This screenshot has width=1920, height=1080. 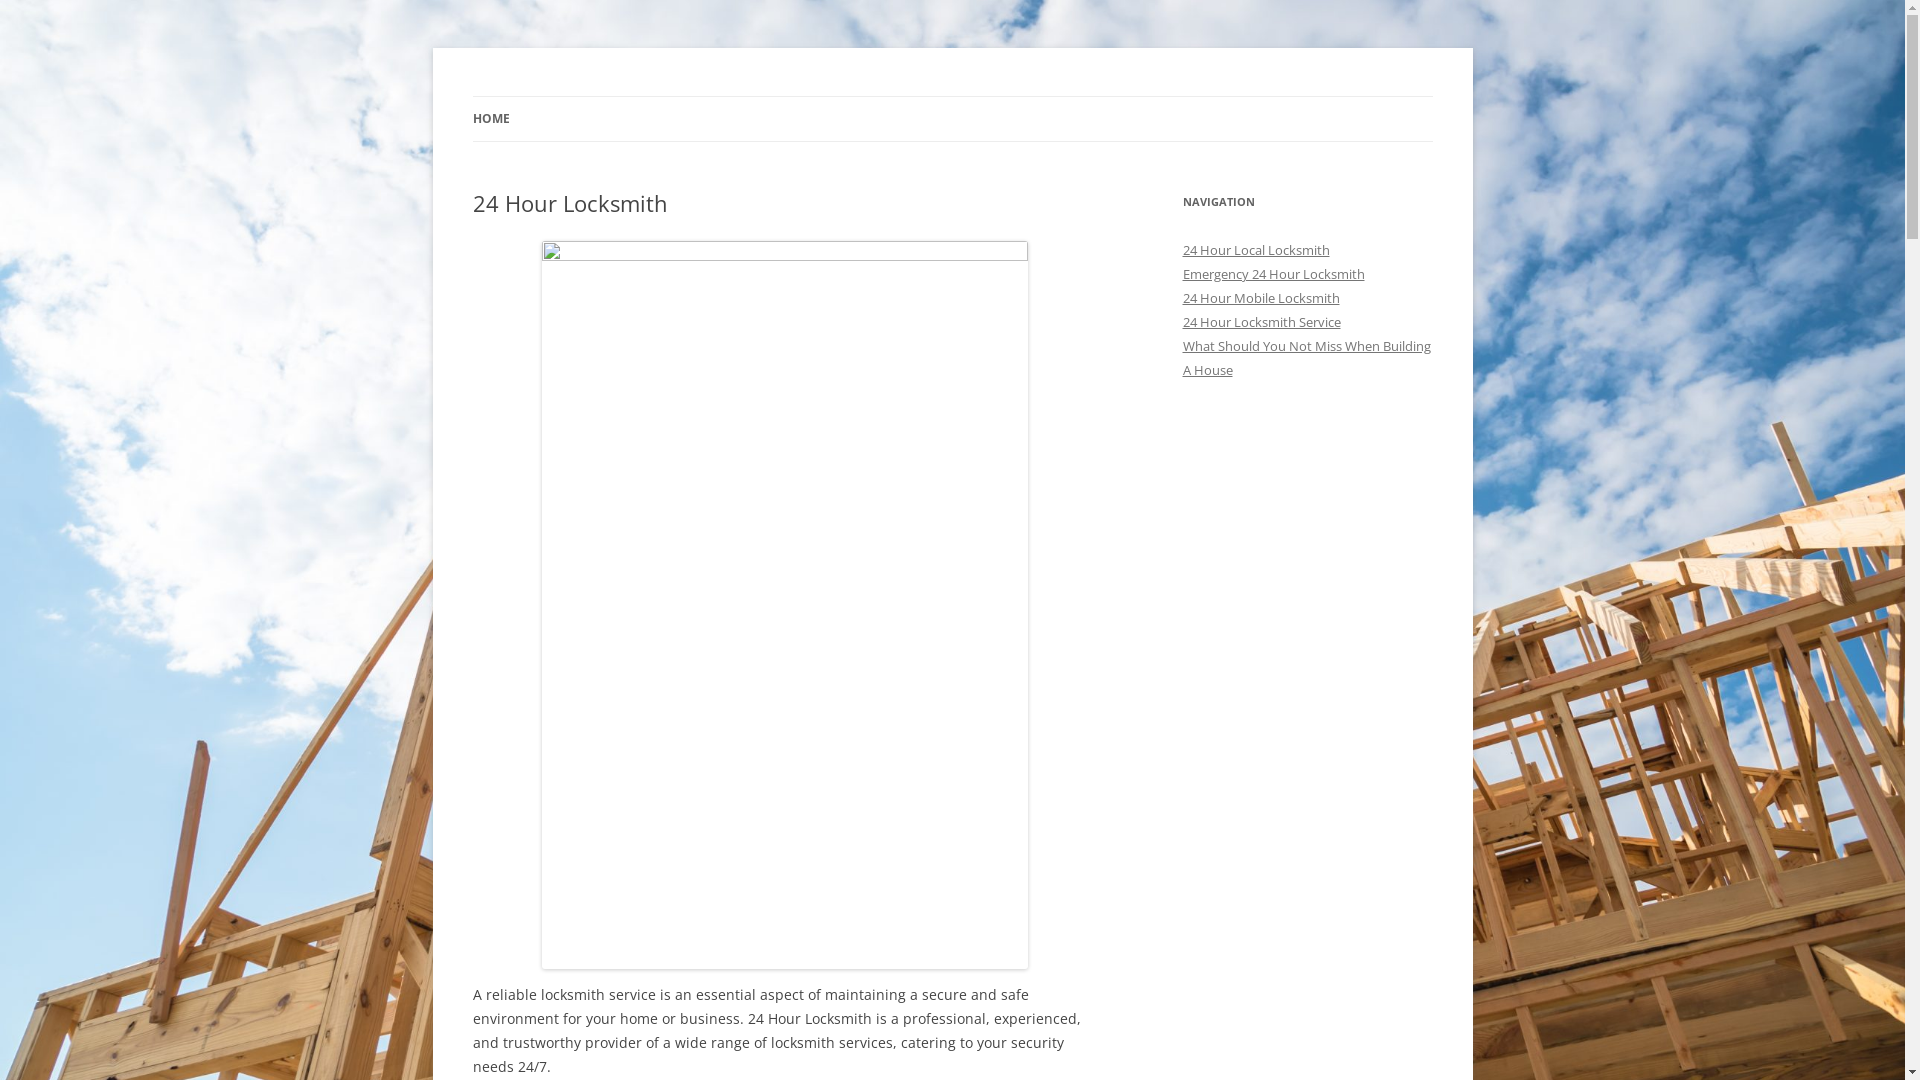 What do you see at coordinates (490, 119) in the screenshot?
I see `'HOME'` at bounding box center [490, 119].